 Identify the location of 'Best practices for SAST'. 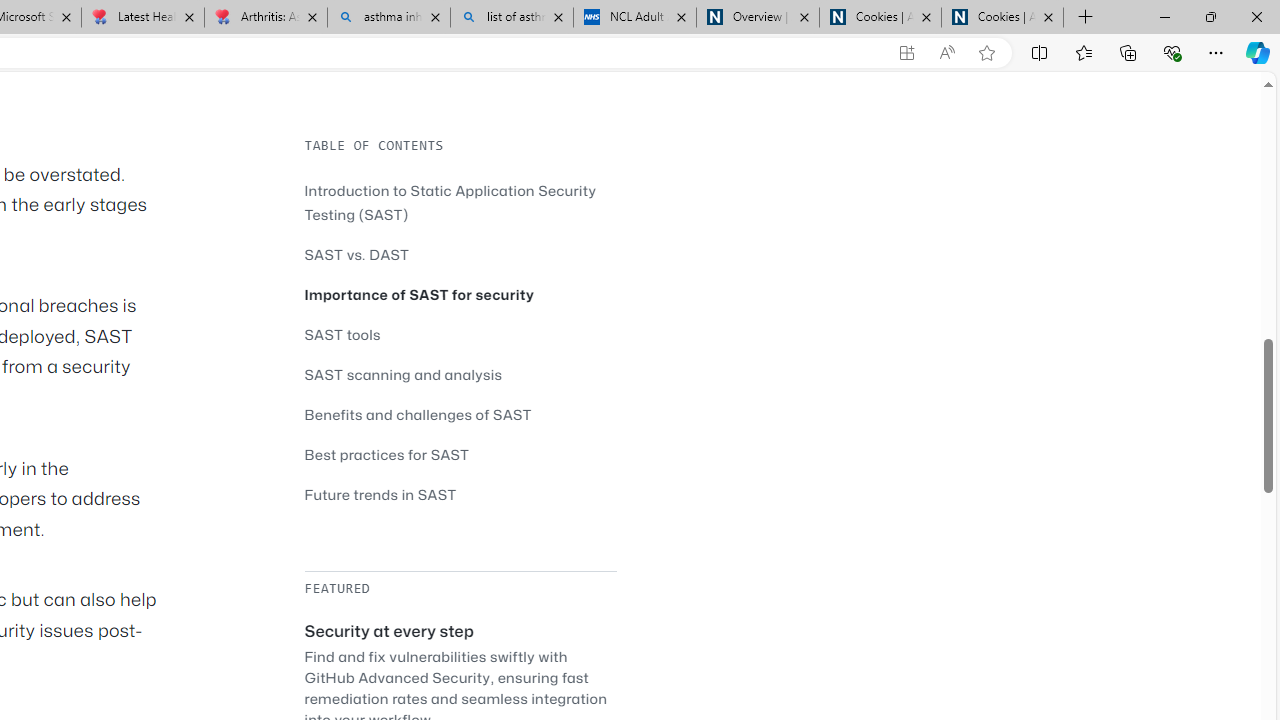
(387, 454).